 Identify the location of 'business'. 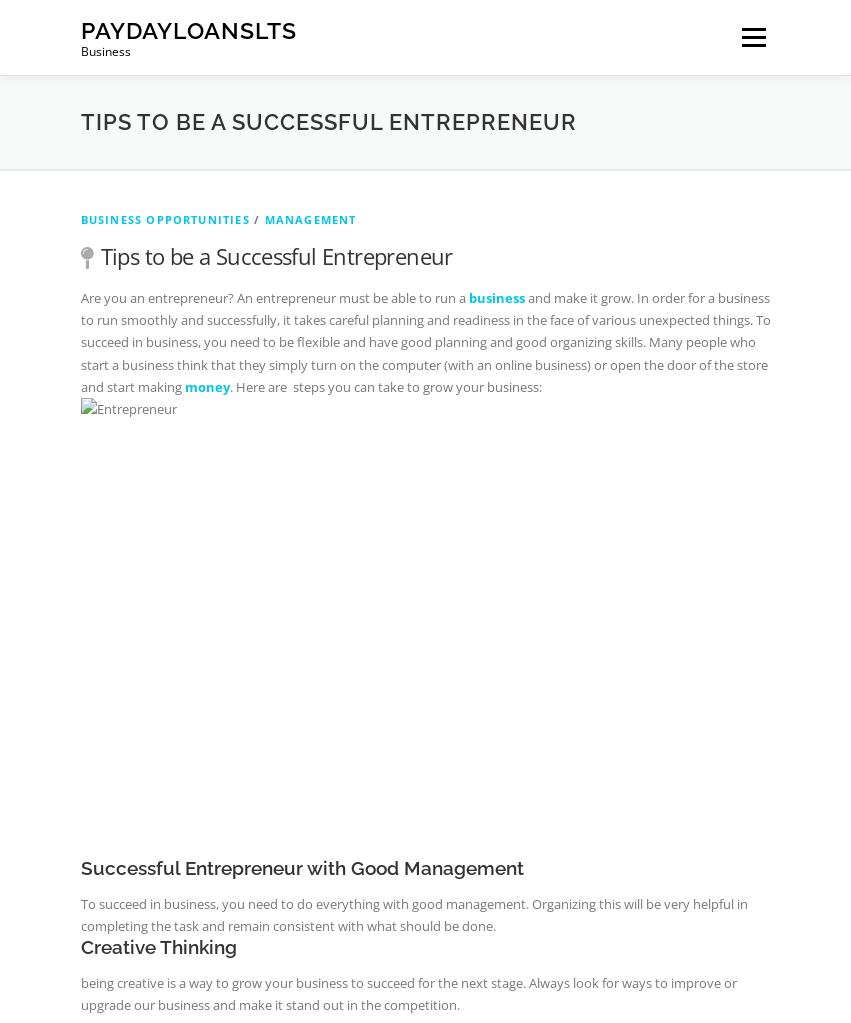
(494, 295).